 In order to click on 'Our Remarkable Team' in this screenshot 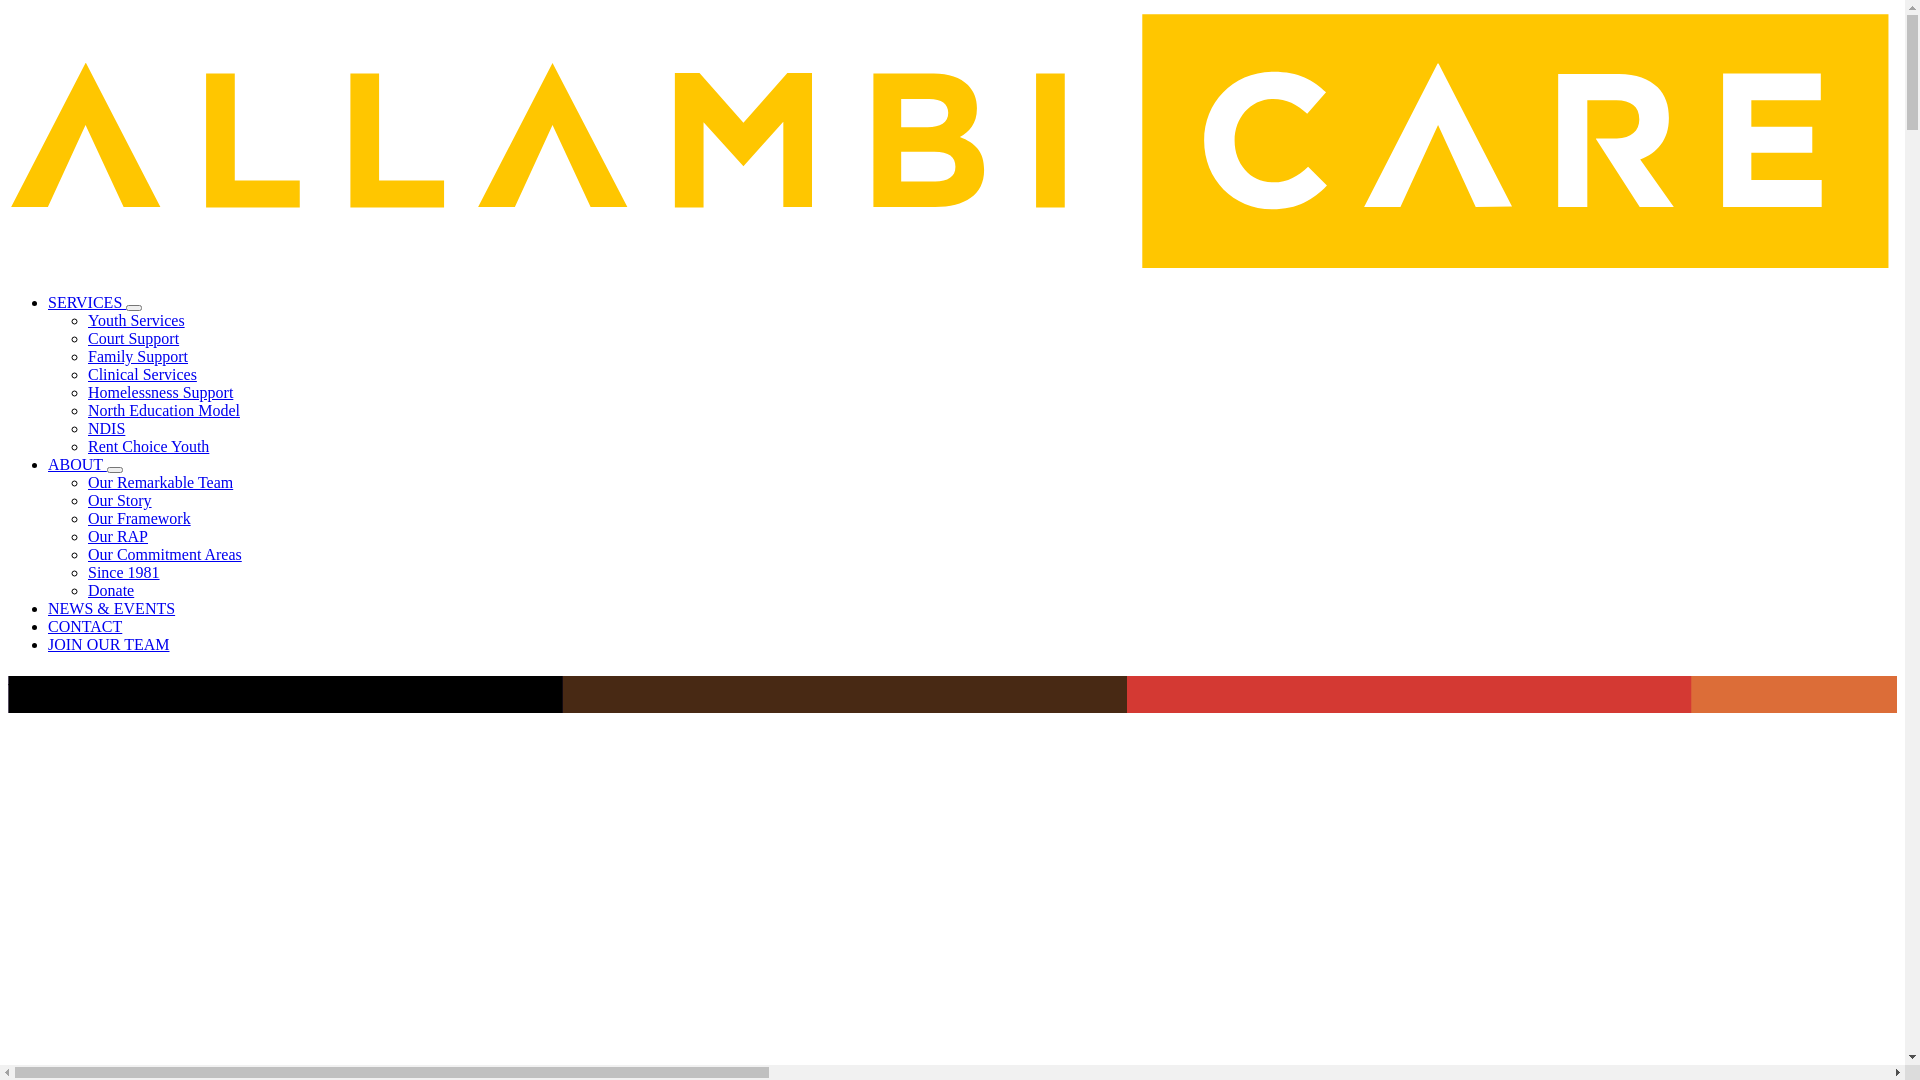, I will do `click(86, 482)`.